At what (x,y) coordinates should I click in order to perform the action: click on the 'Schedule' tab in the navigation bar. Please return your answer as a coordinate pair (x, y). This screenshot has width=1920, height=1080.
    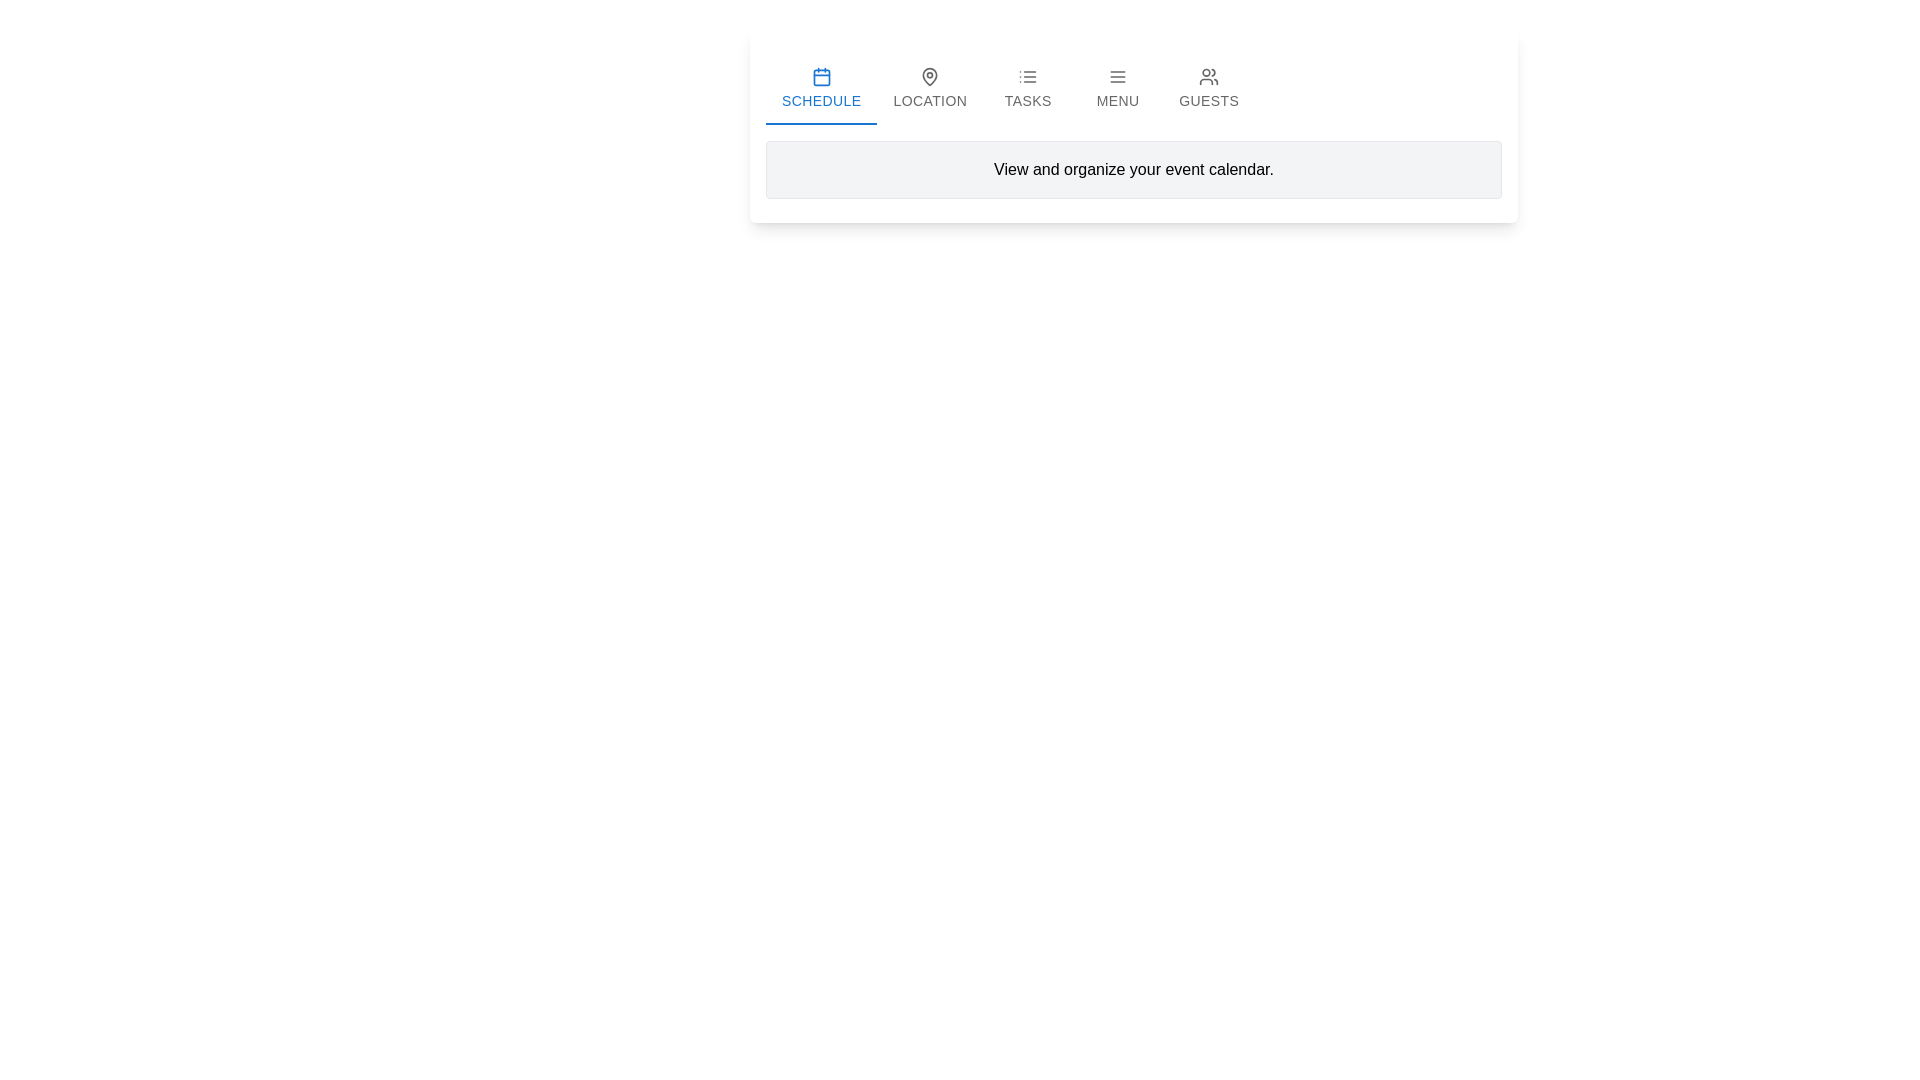
    Looking at the image, I should click on (821, 87).